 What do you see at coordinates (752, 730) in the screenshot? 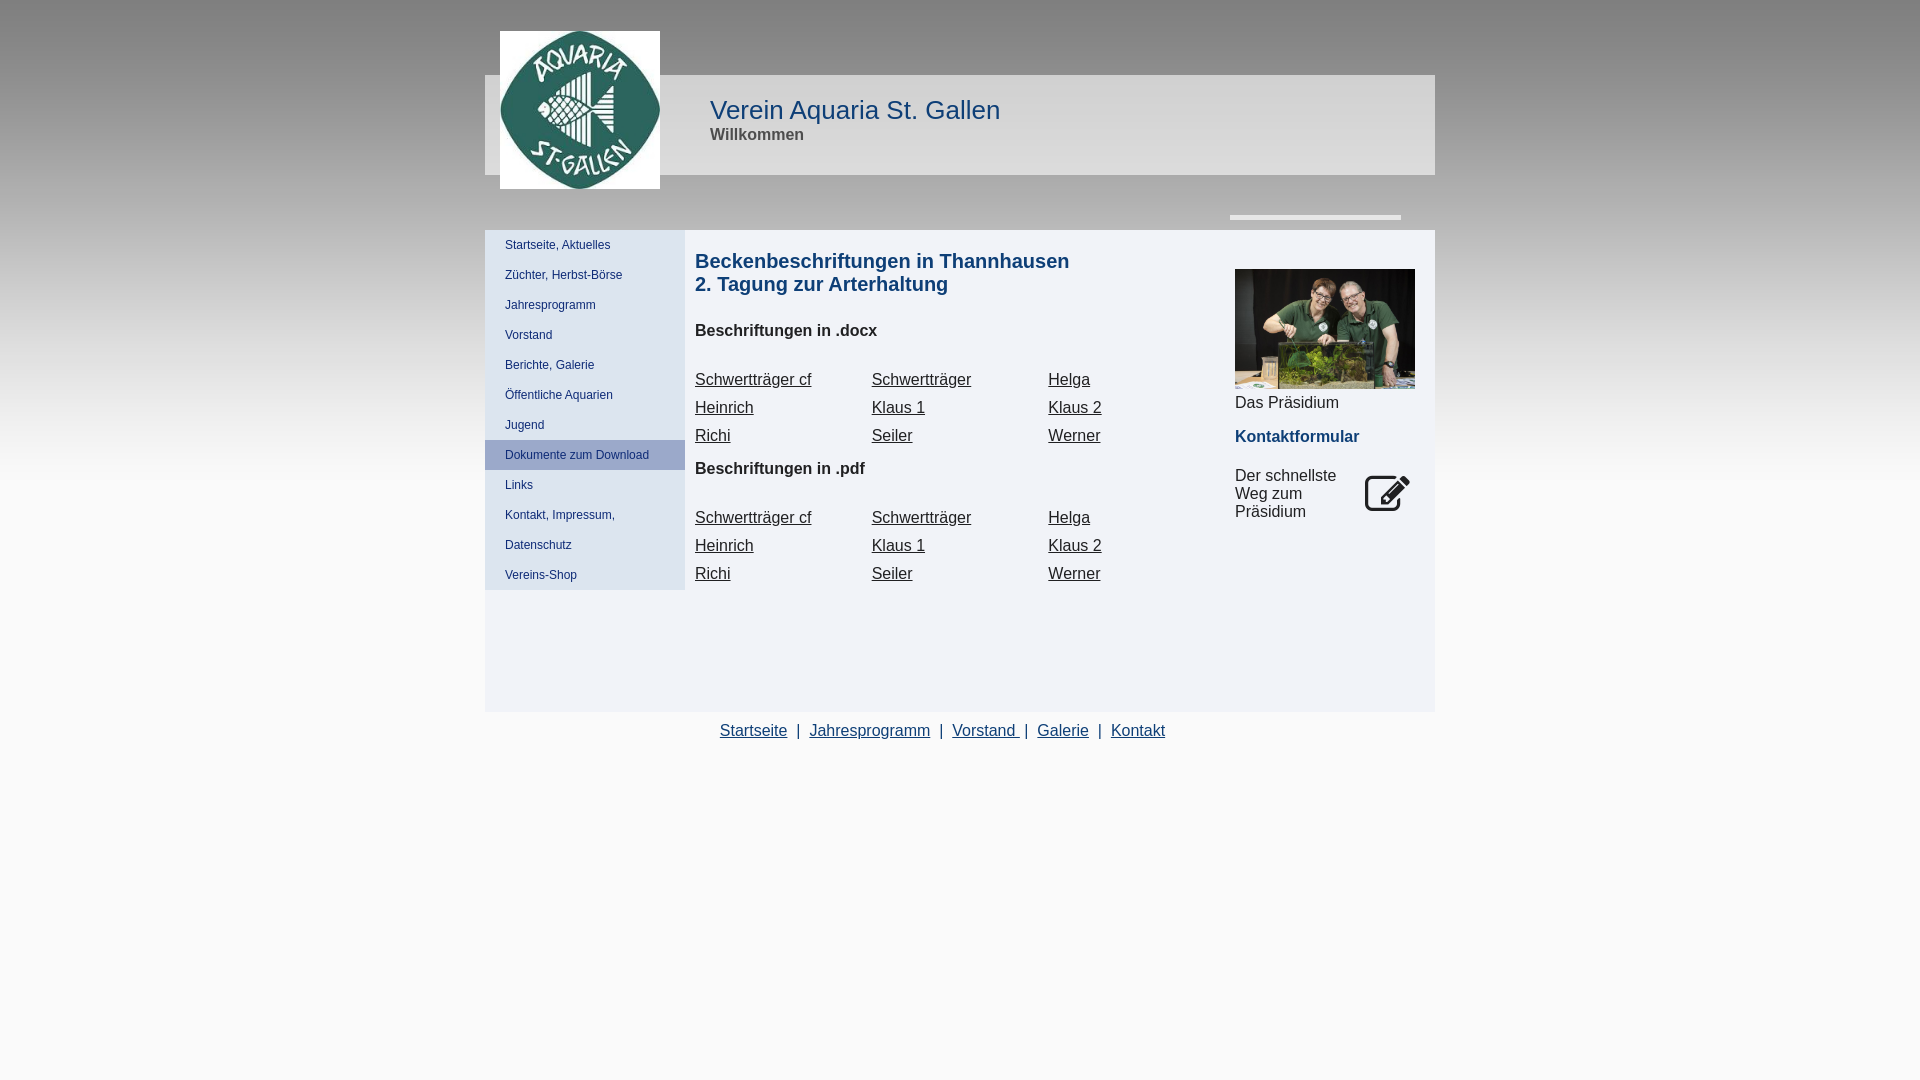
I see `'Startseite'` at bounding box center [752, 730].